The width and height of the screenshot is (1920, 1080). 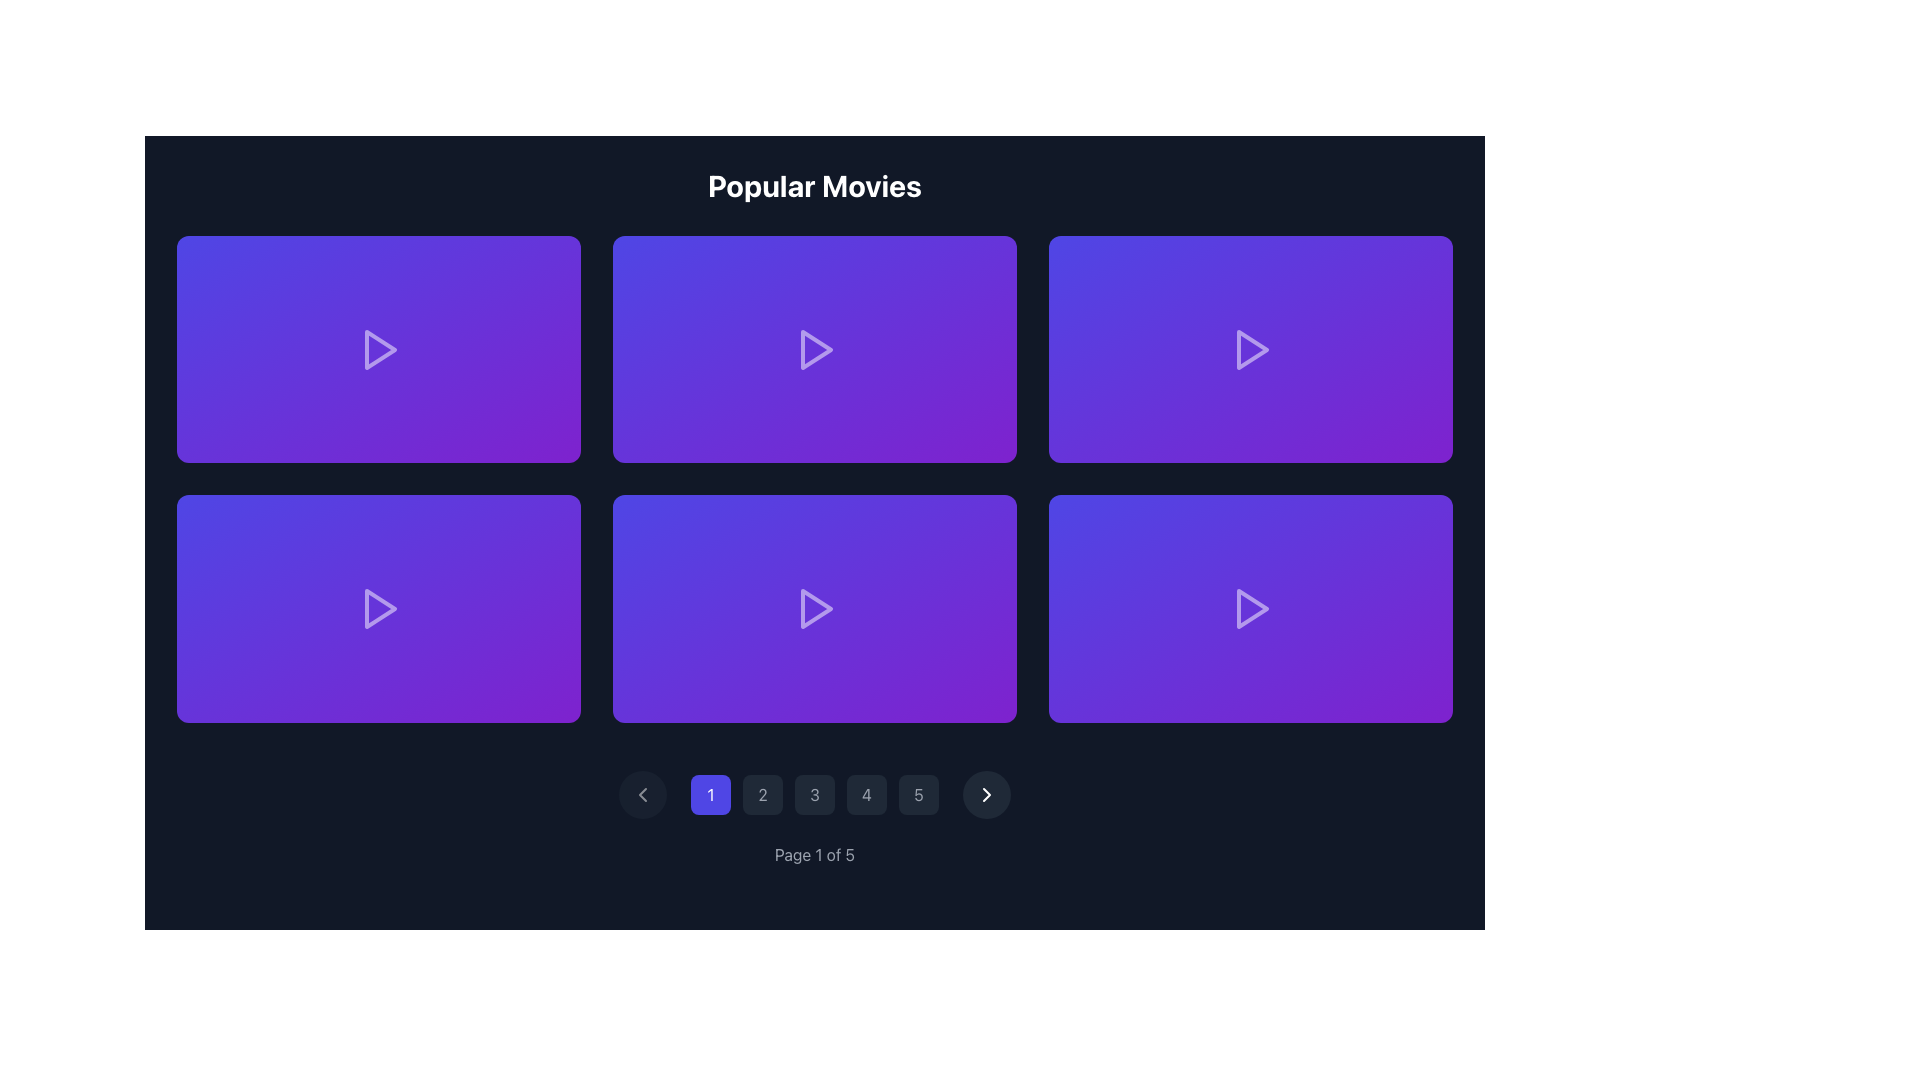 I want to click on the fourth navigation button located at the bottom center of the interface, so click(x=867, y=793).